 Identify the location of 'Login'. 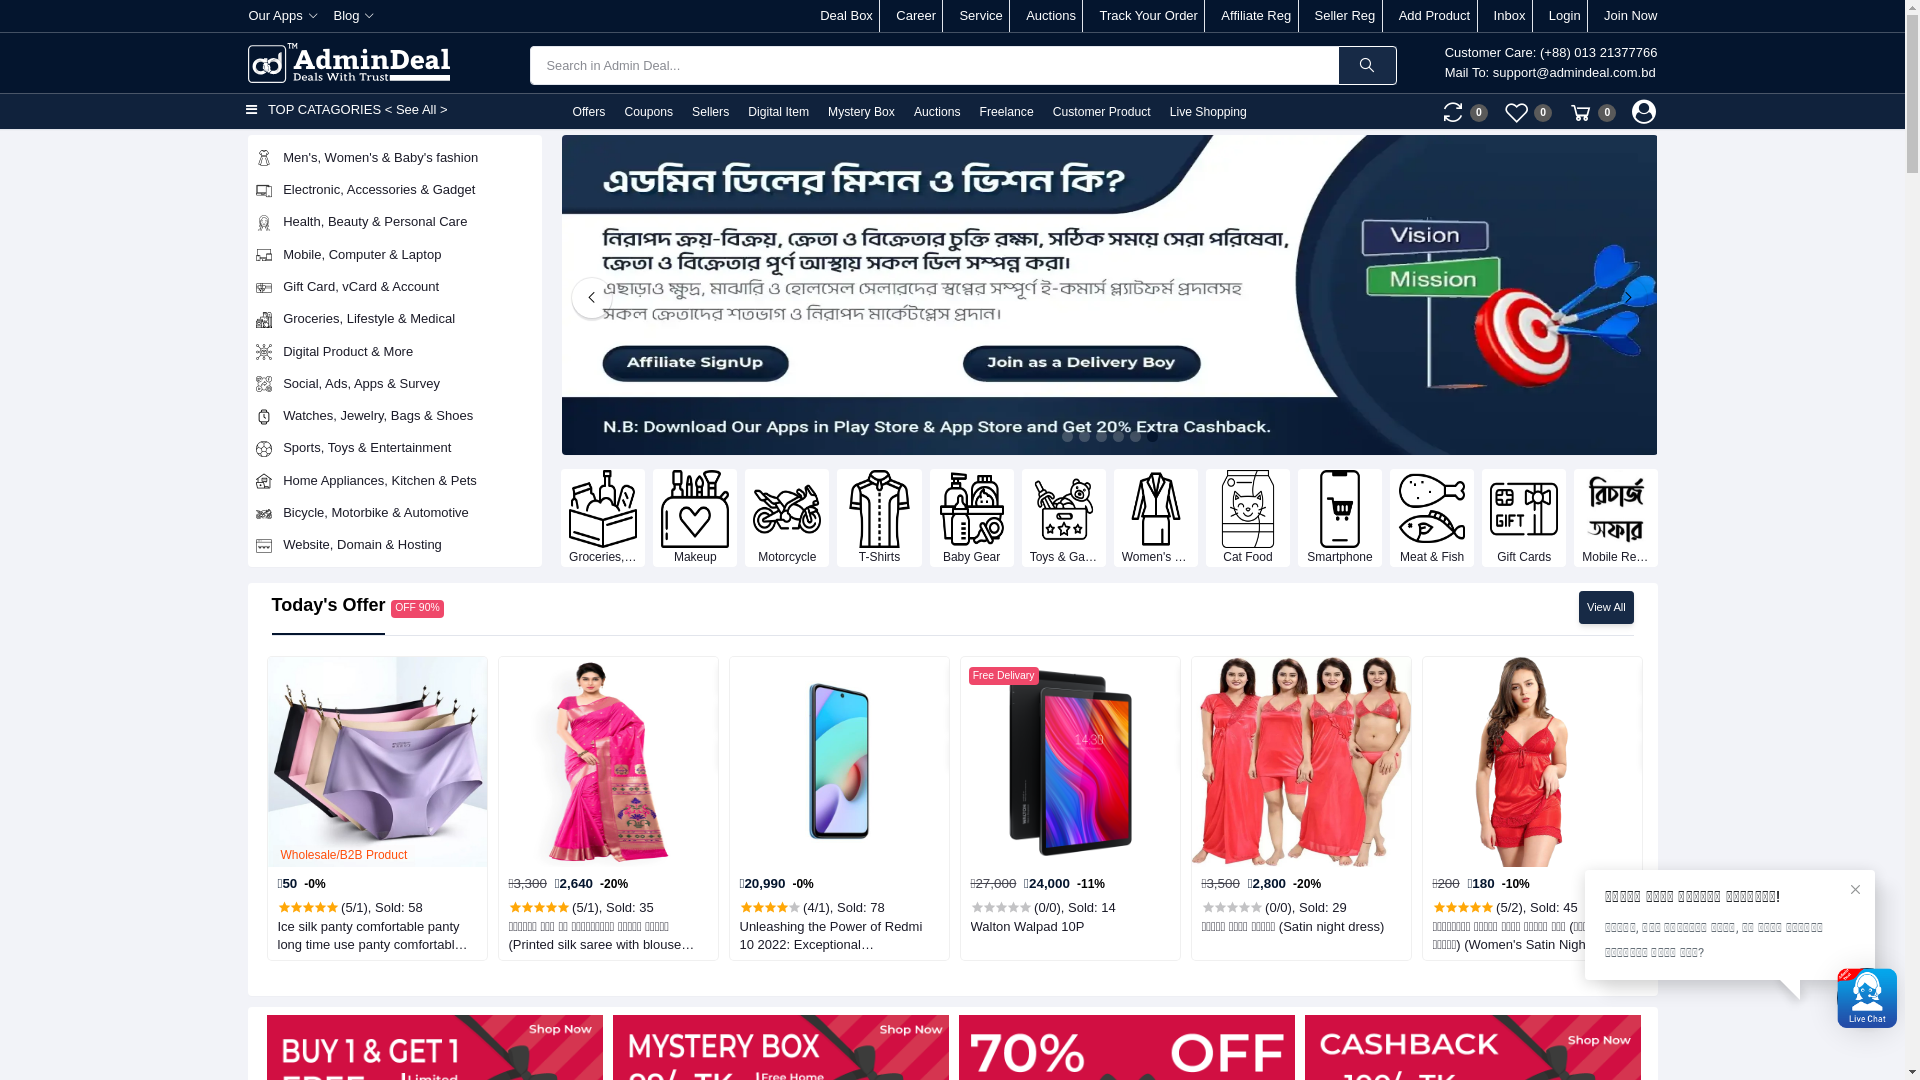
(1563, 15).